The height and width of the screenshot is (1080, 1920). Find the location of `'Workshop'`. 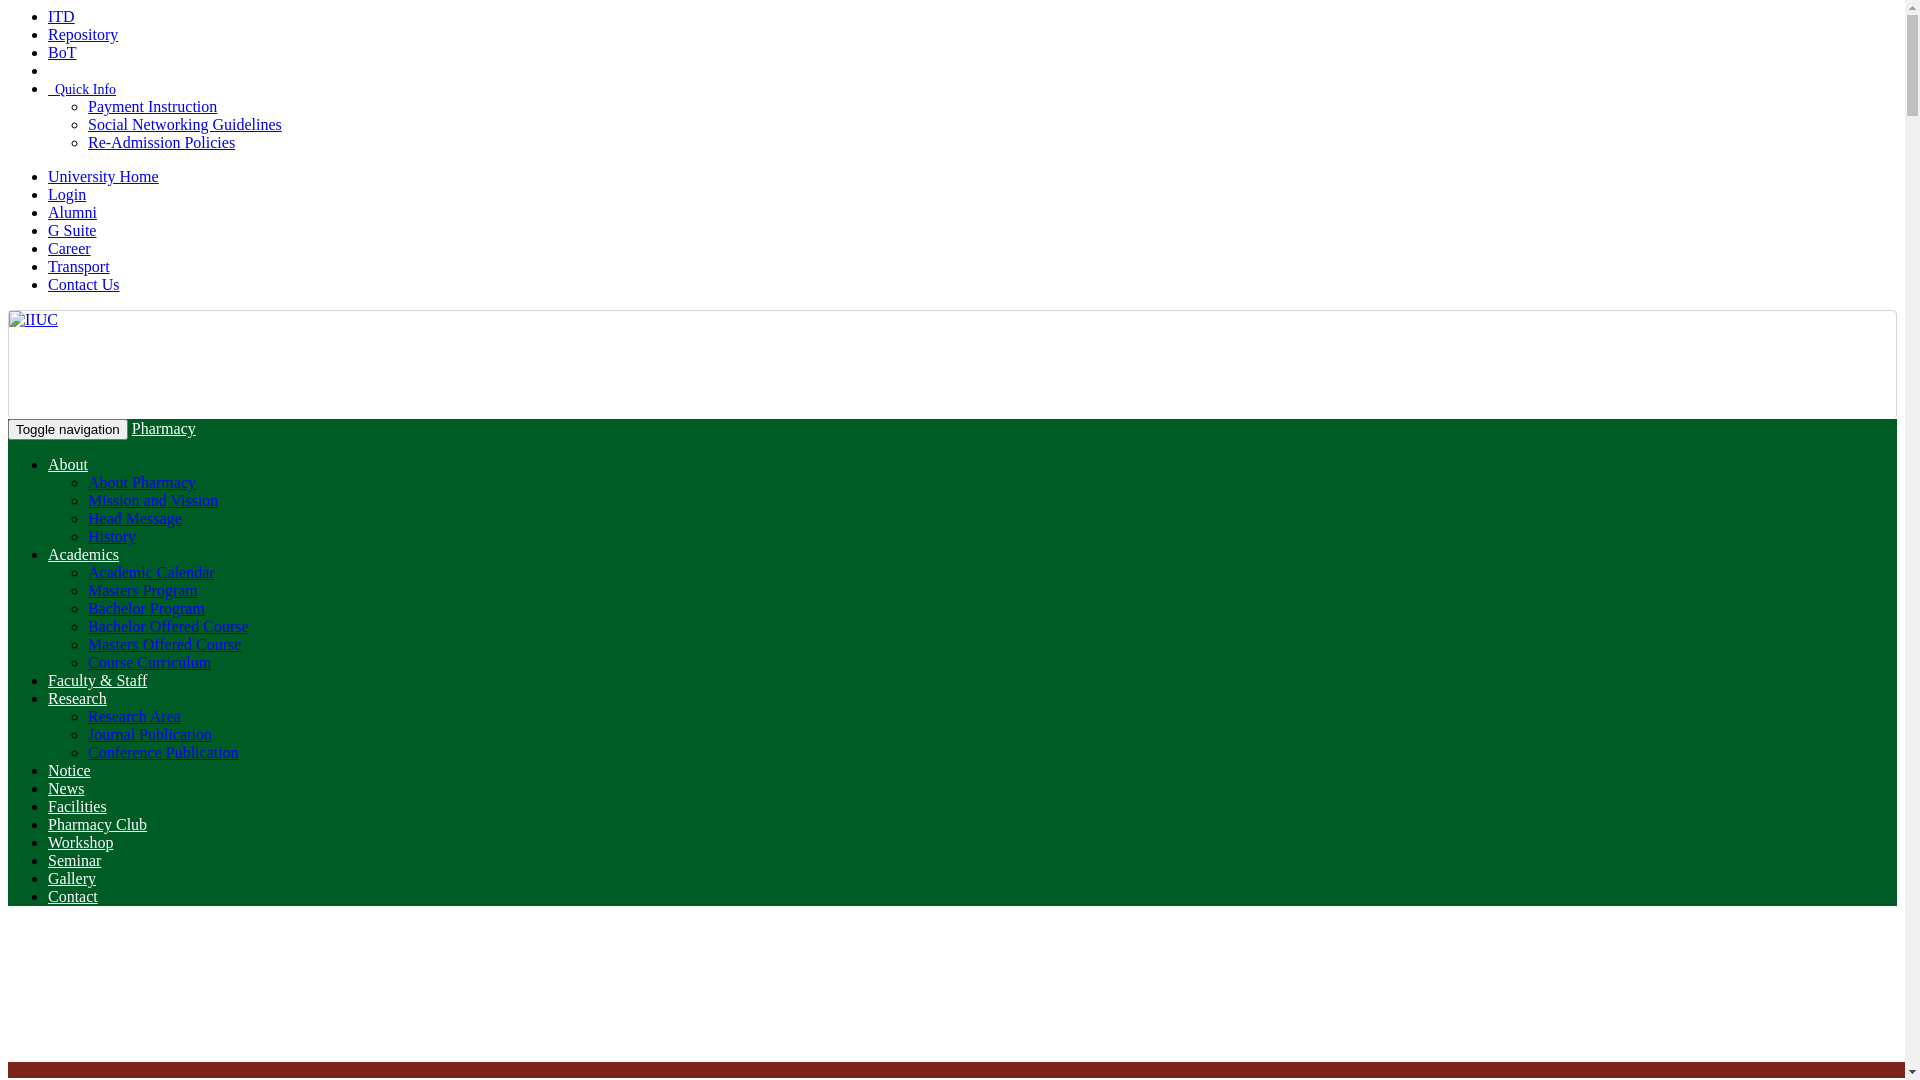

'Workshop' is located at coordinates (80, 842).